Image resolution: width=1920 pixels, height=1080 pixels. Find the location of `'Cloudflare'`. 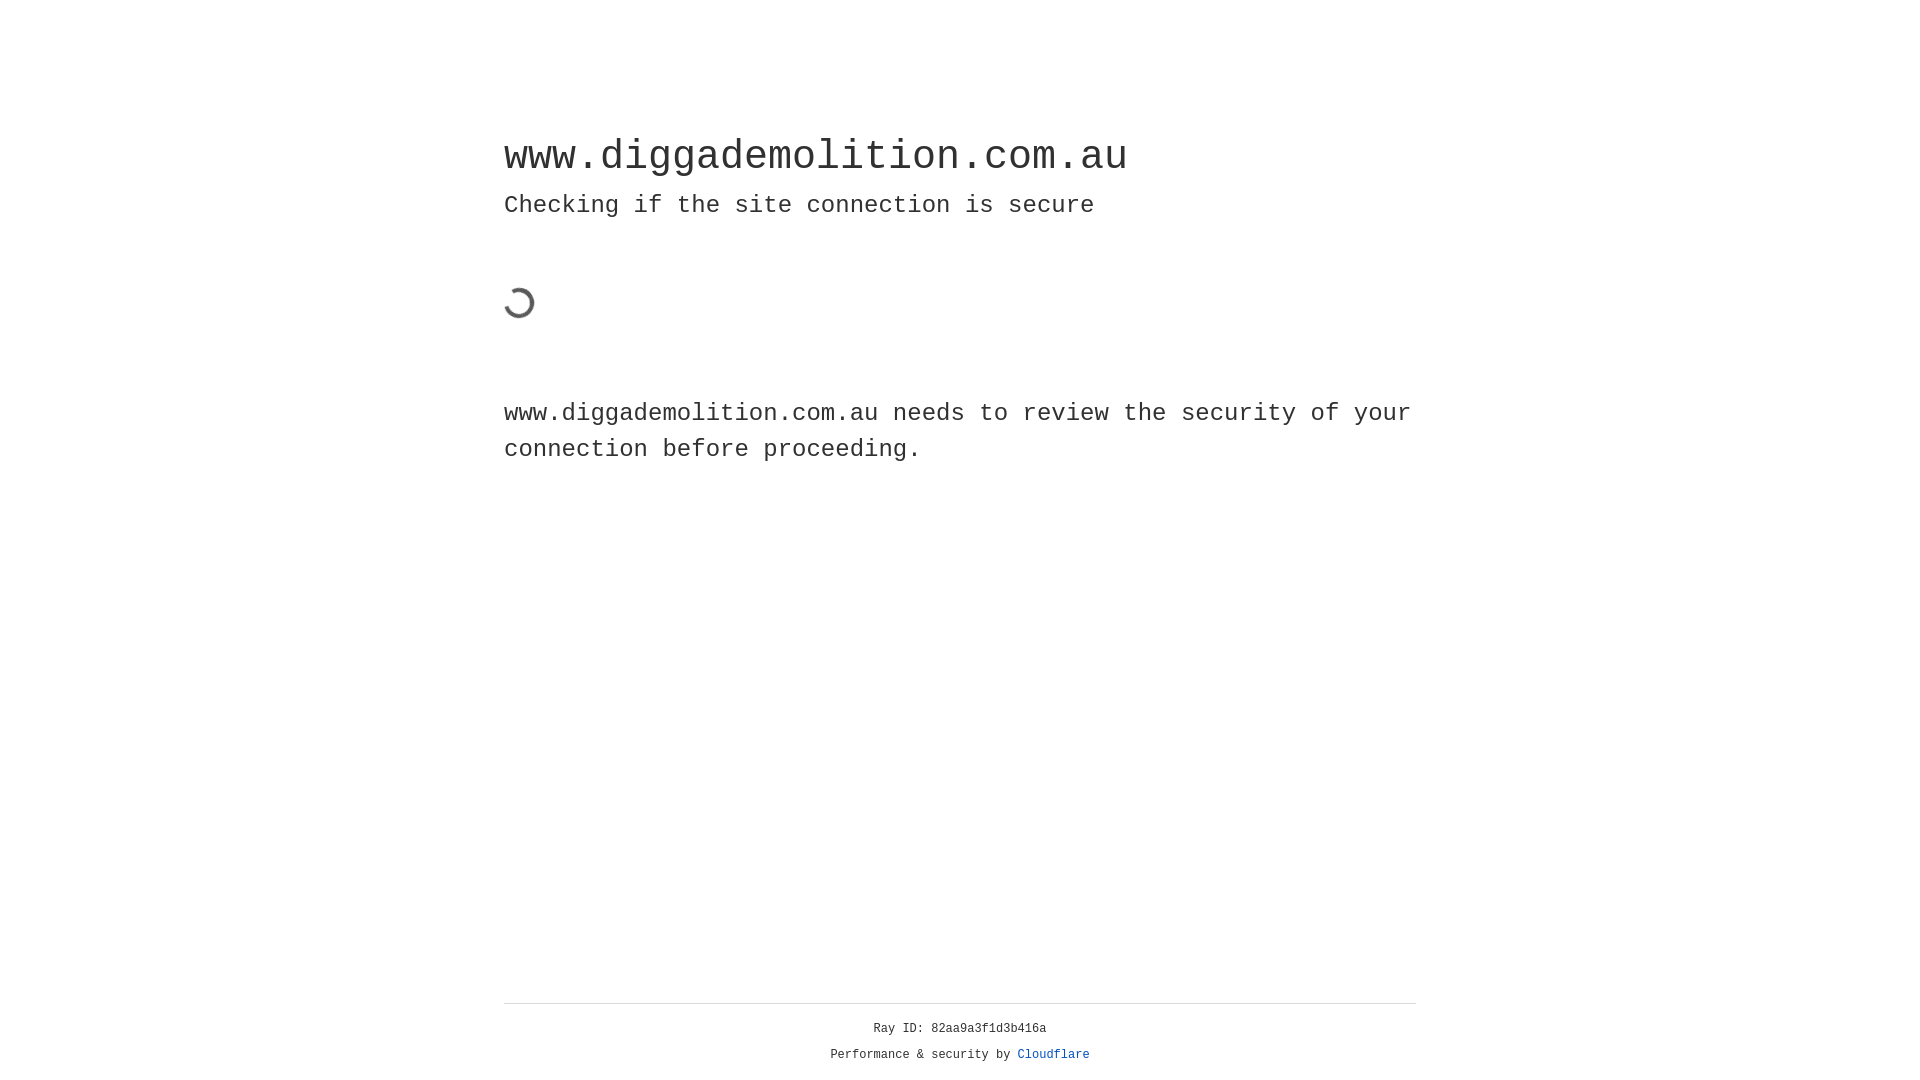

'Cloudflare' is located at coordinates (1053, 1054).